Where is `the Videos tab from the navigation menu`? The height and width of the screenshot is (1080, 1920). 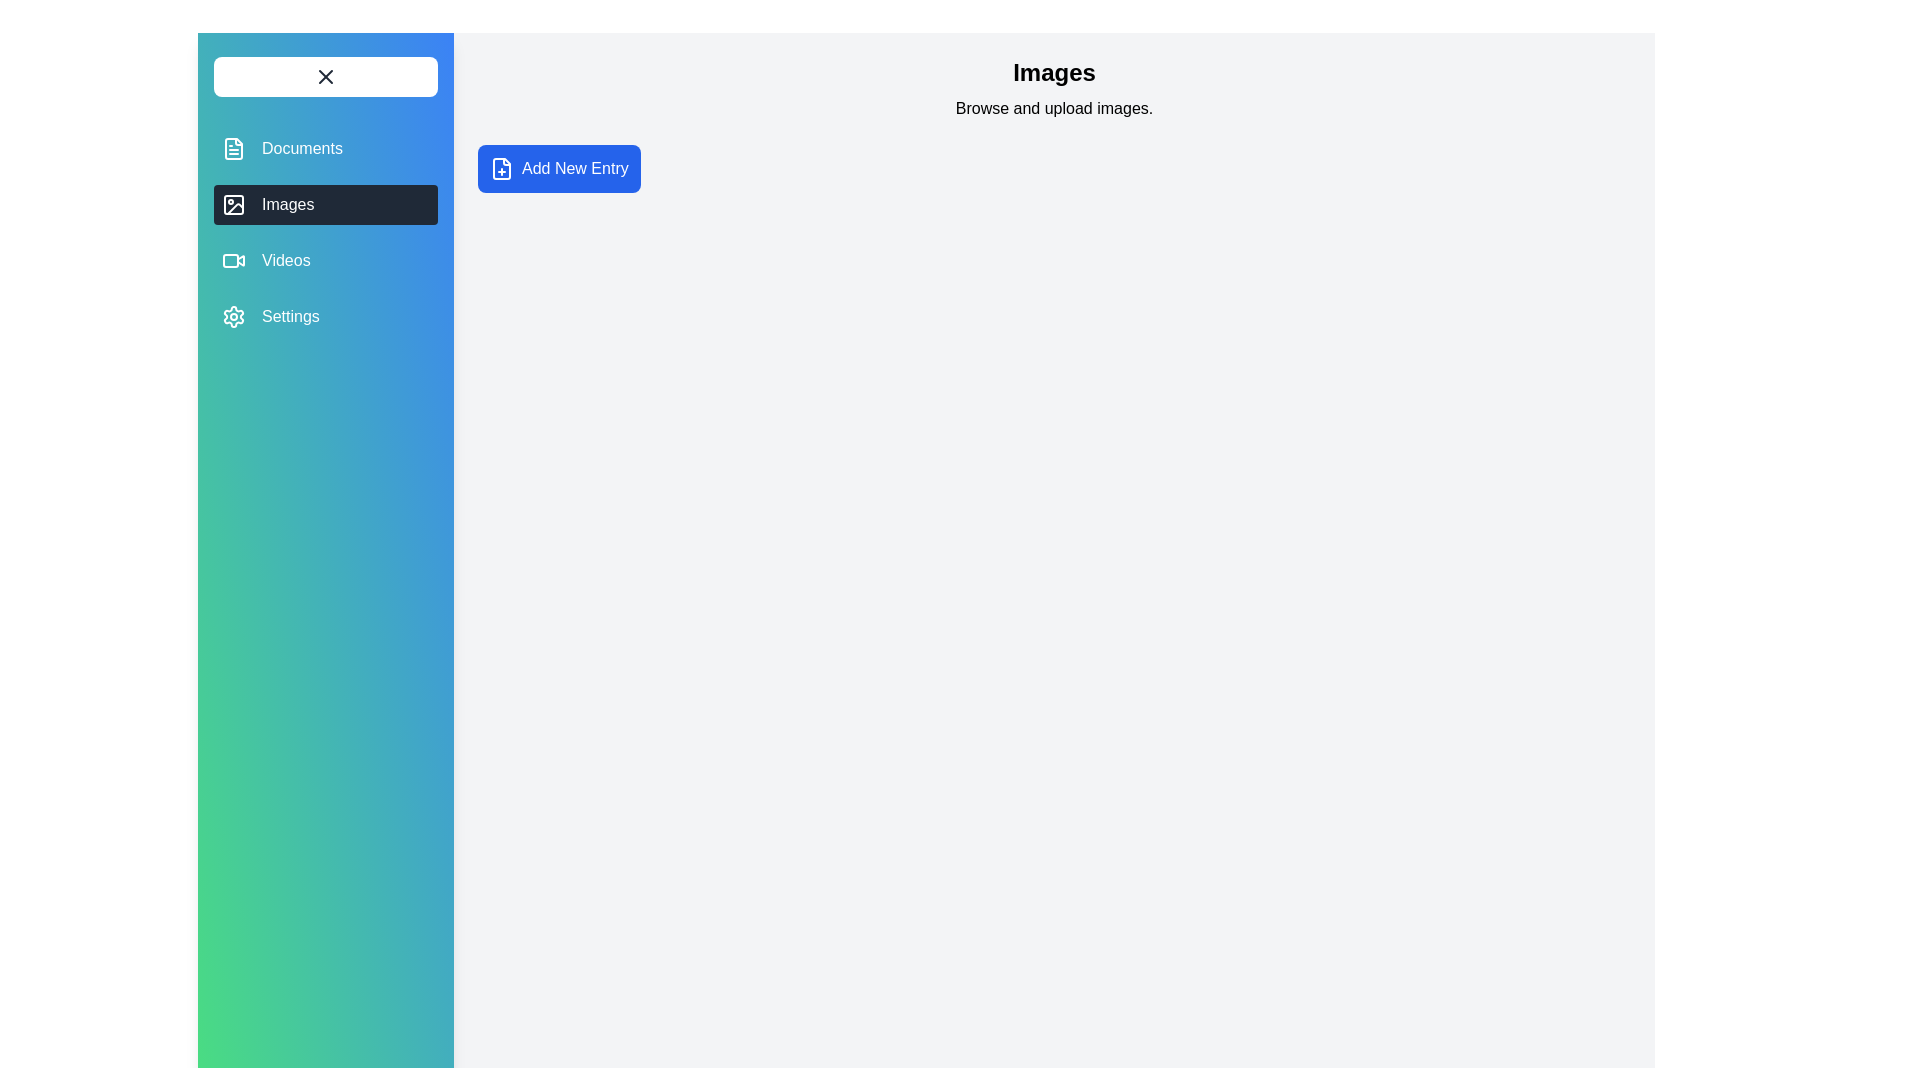 the Videos tab from the navigation menu is located at coordinates (326, 260).